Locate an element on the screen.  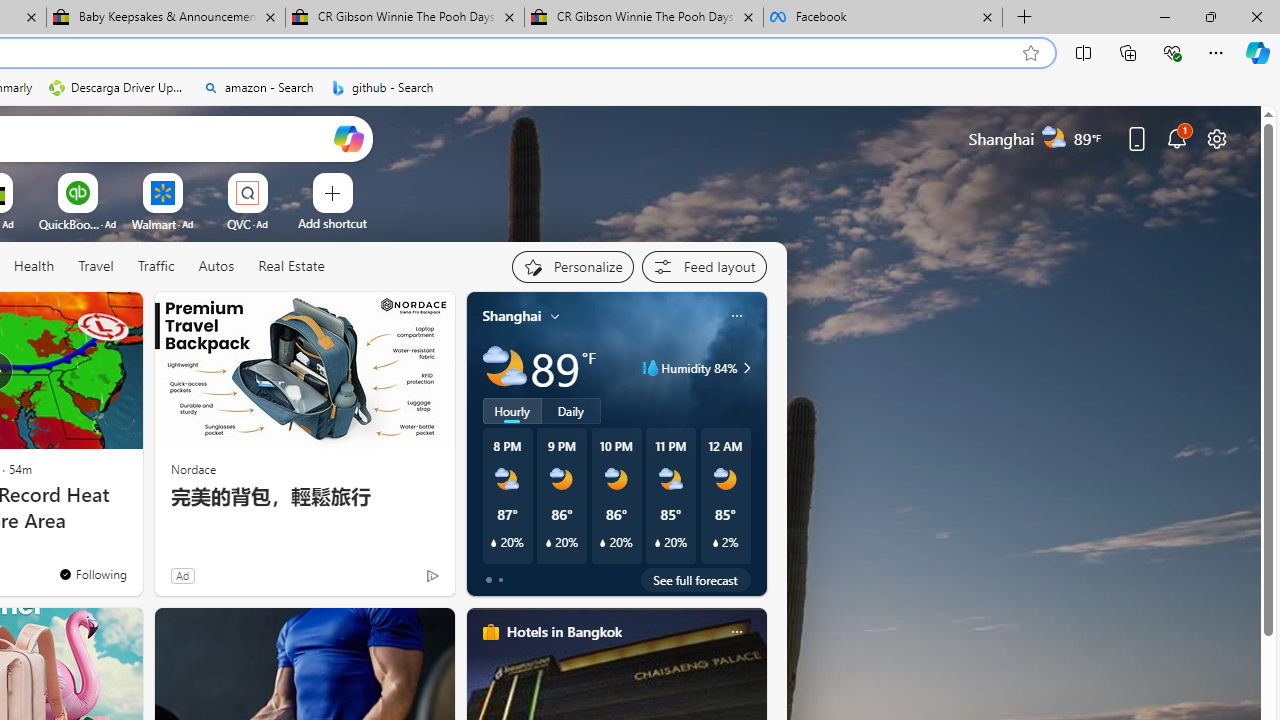
'My location' is located at coordinates (555, 315).